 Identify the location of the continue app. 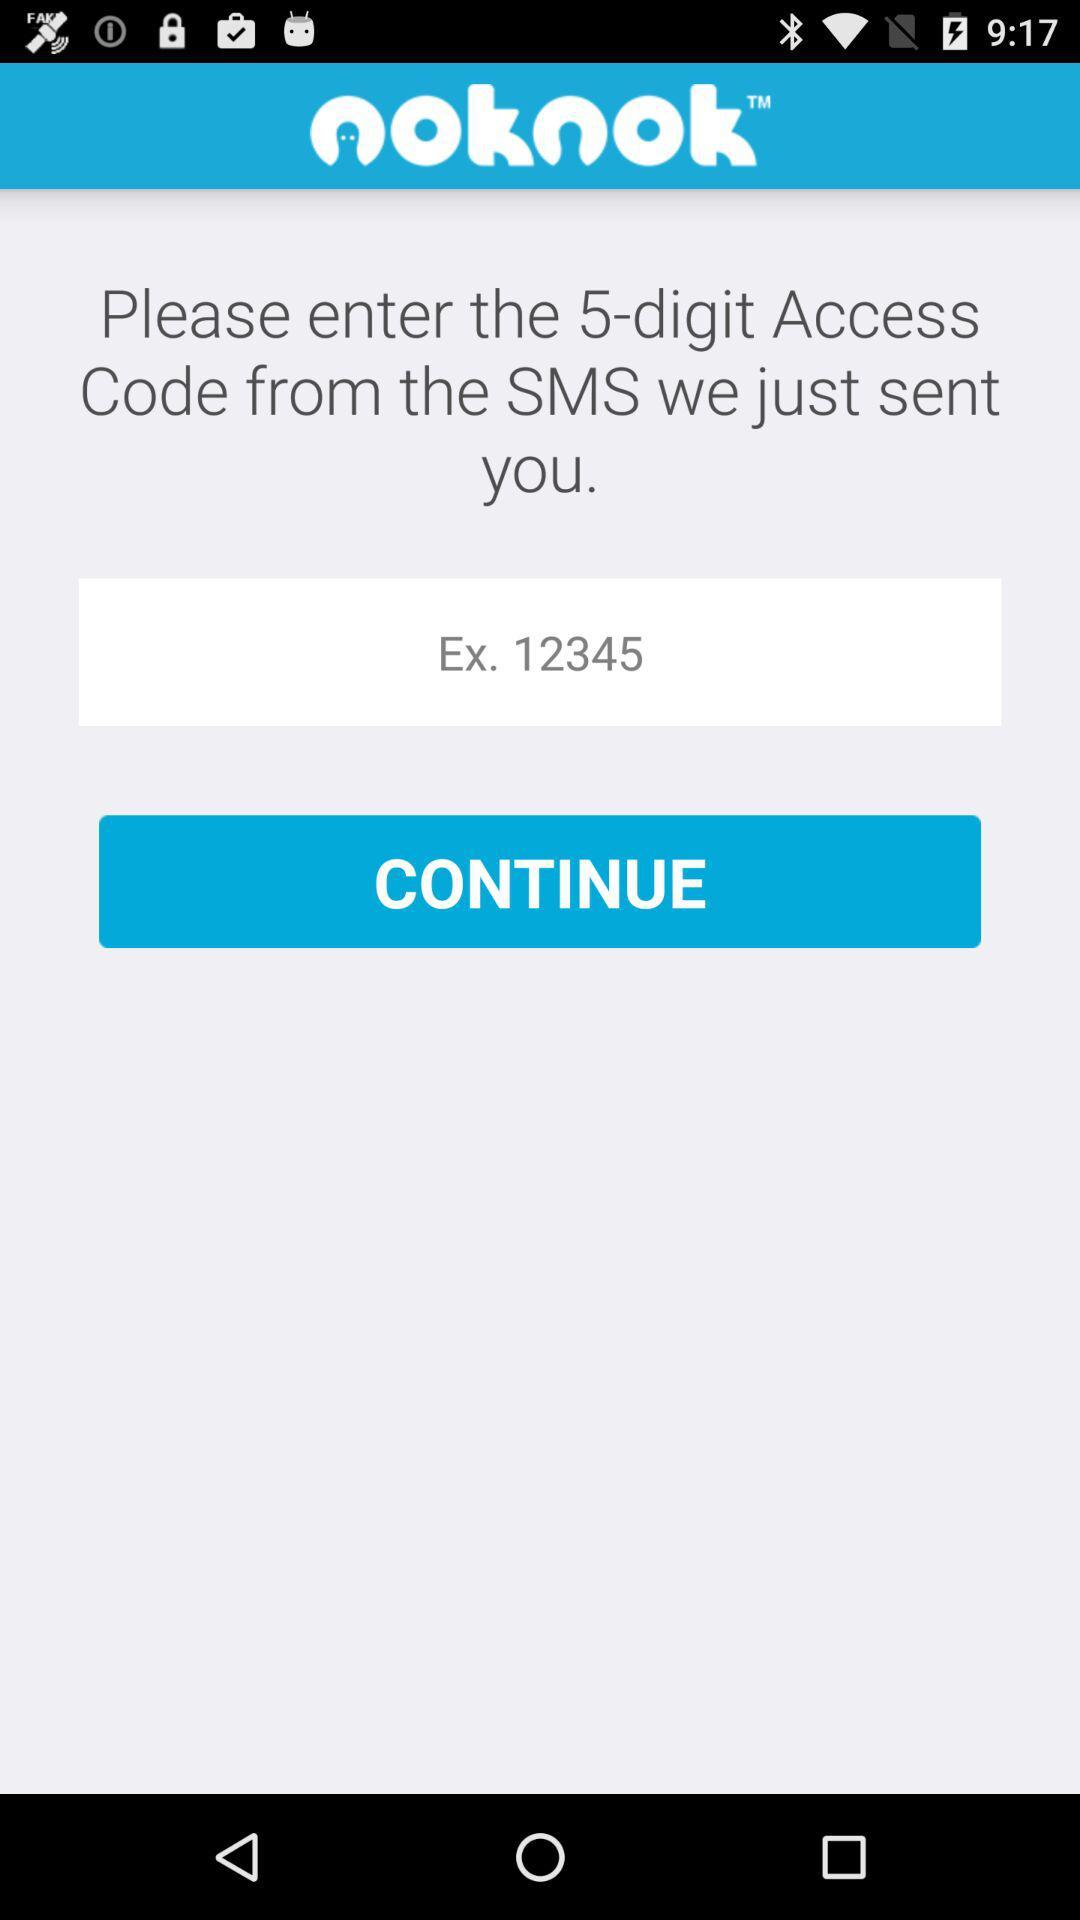
(540, 880).